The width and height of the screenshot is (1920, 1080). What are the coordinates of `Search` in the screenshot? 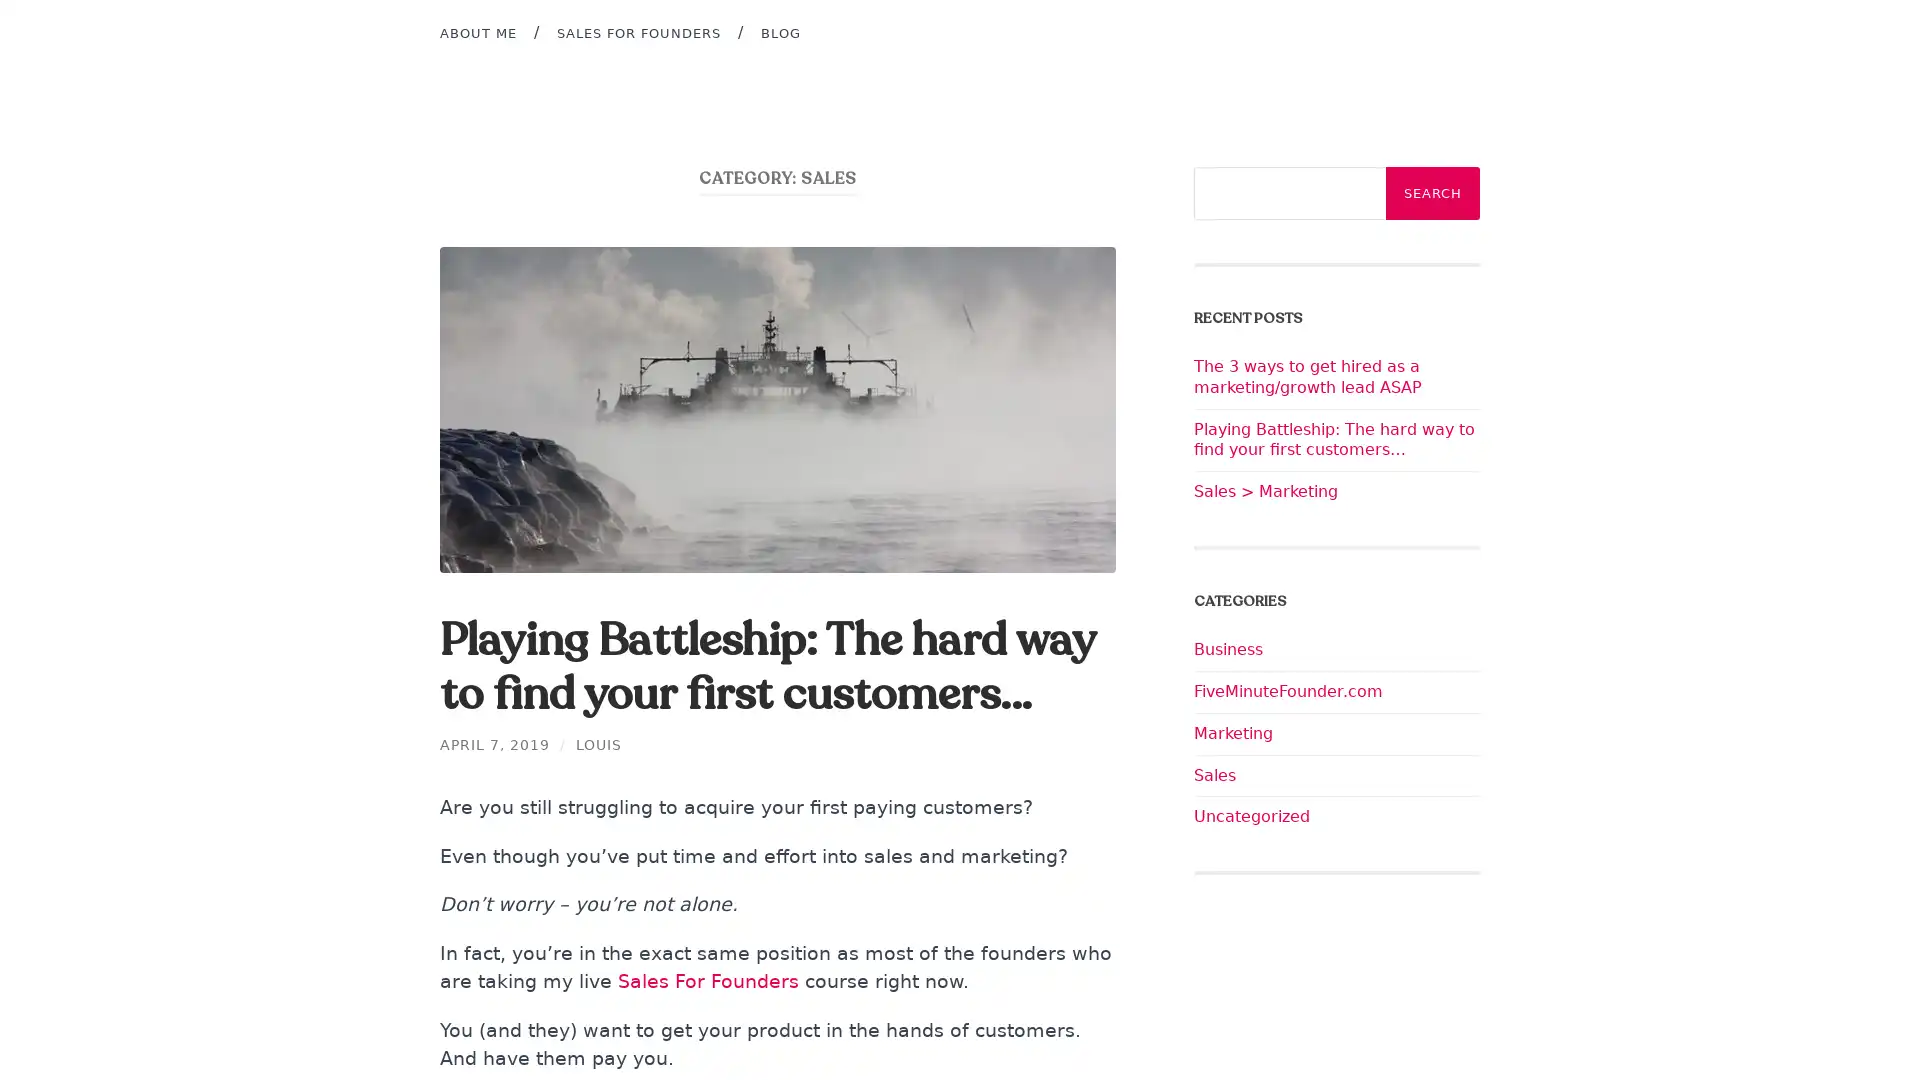 It's located at (1432, 193).